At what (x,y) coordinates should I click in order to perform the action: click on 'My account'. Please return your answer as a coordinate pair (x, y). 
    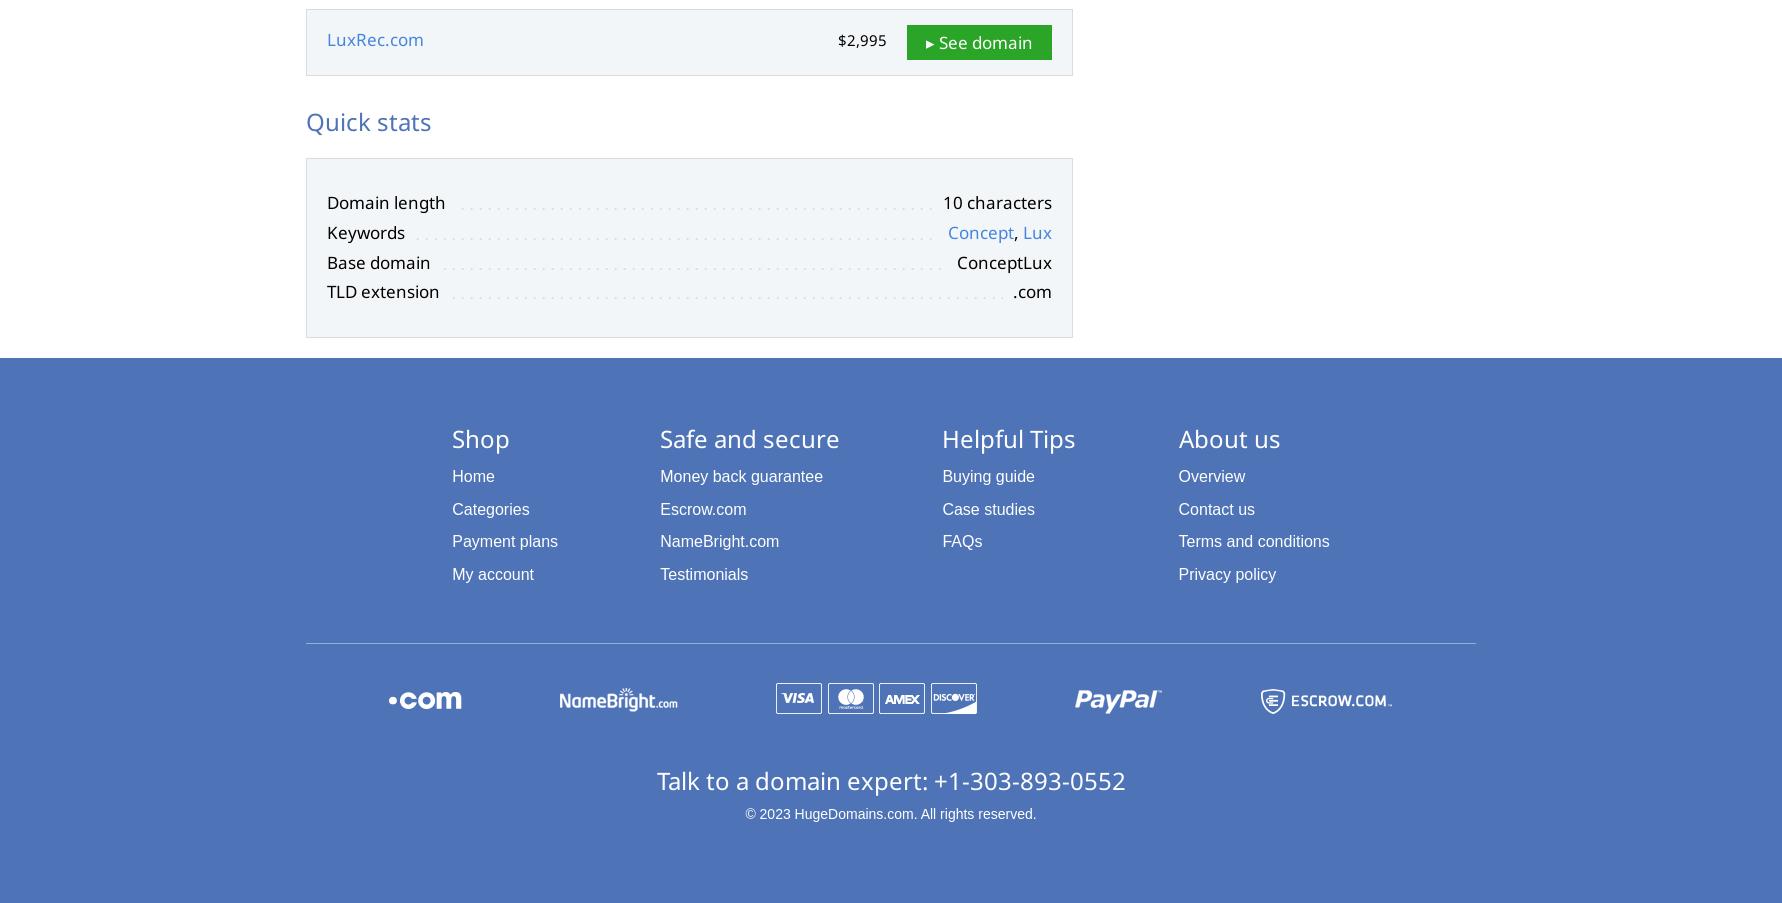
    Looking at the image, I should click on (492, 573).